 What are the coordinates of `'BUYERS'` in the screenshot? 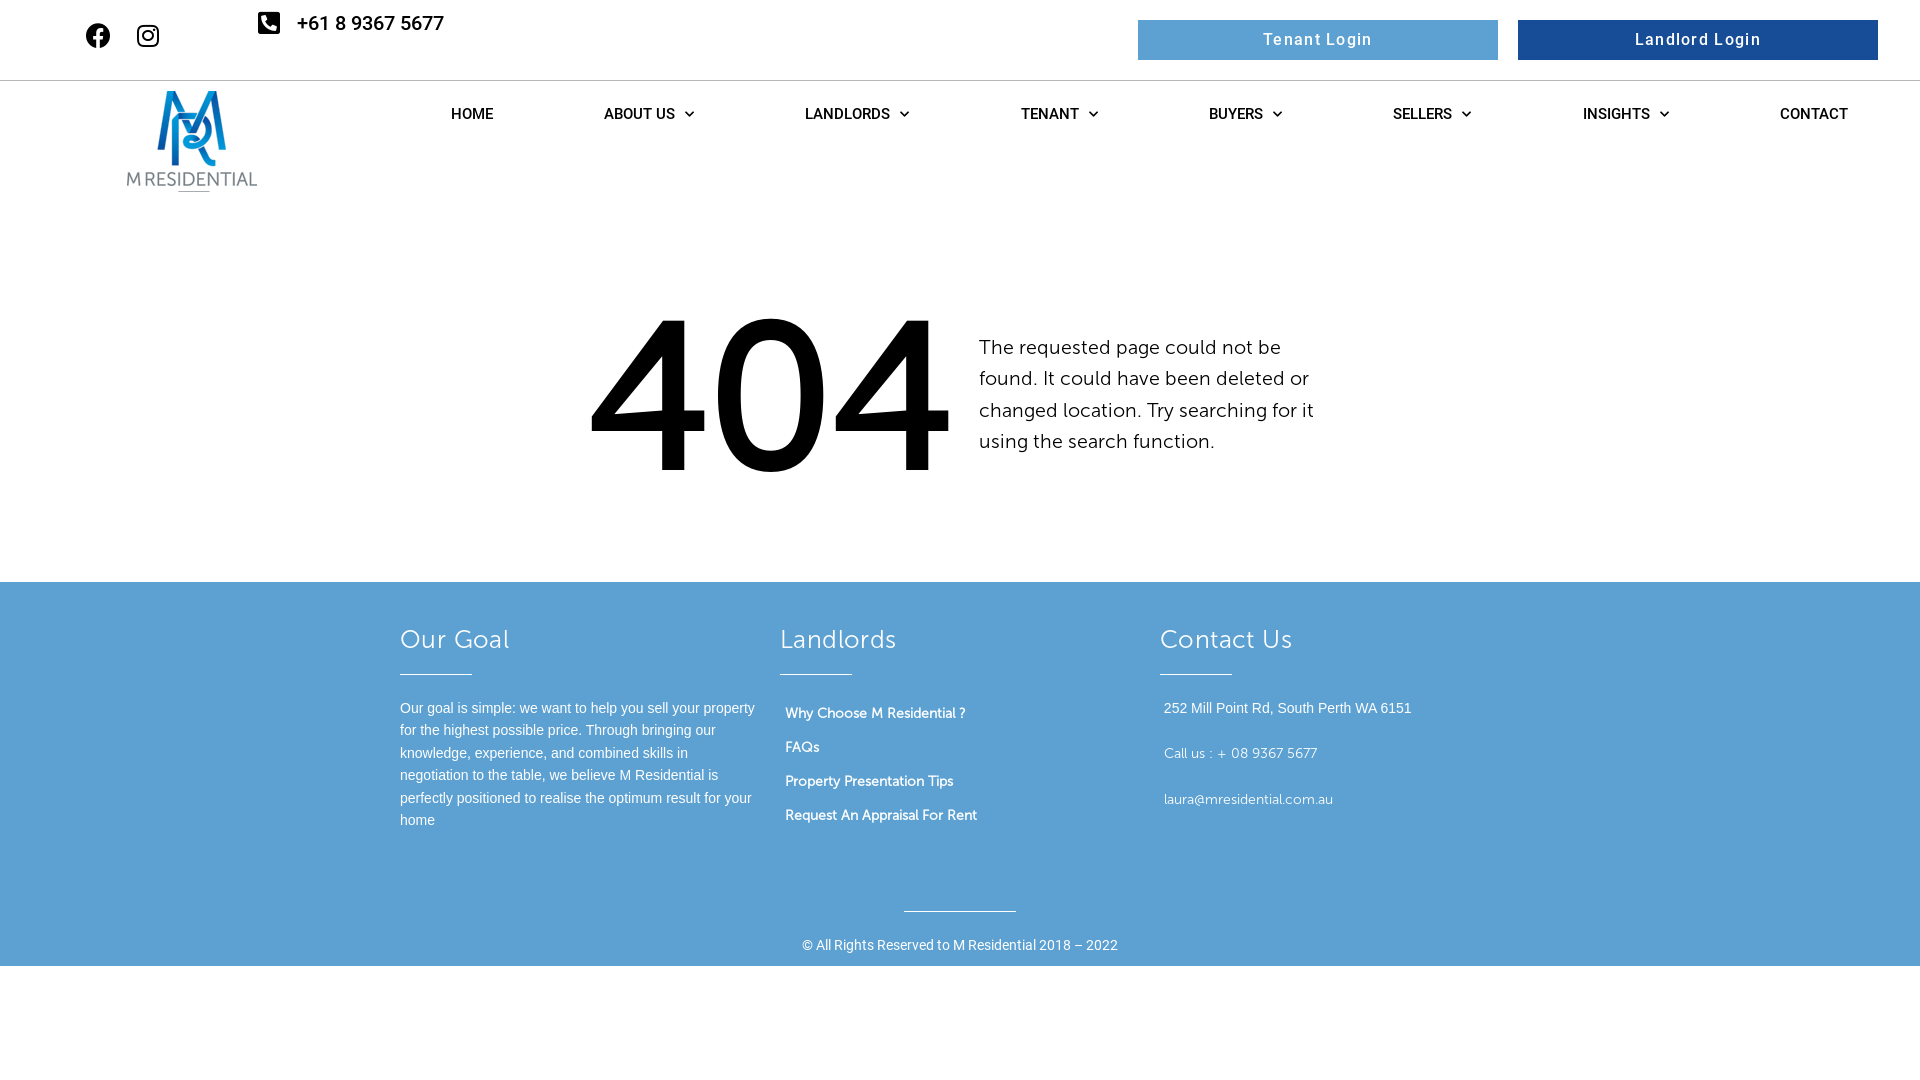 It's located at (1152, 114).